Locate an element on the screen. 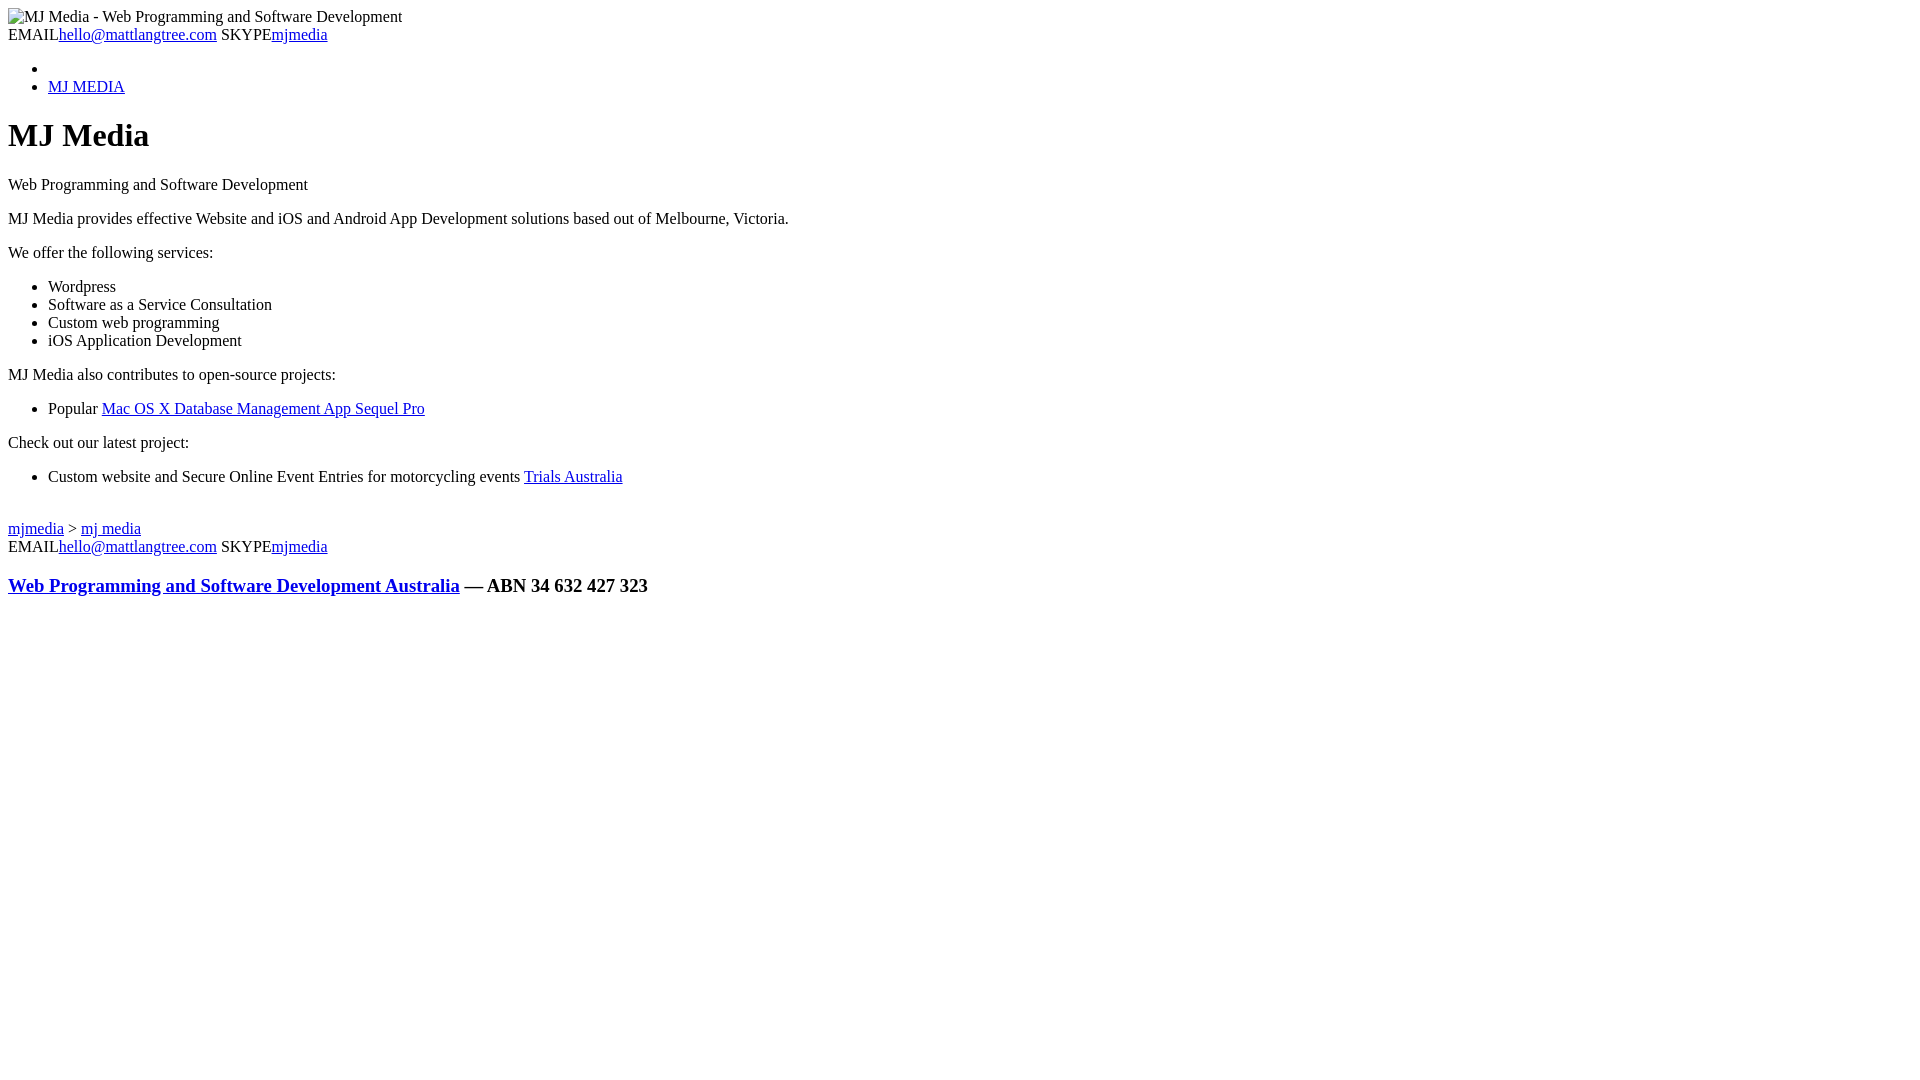  'Web Programming and Software Development Australia' is located at coordinates (234, 585).